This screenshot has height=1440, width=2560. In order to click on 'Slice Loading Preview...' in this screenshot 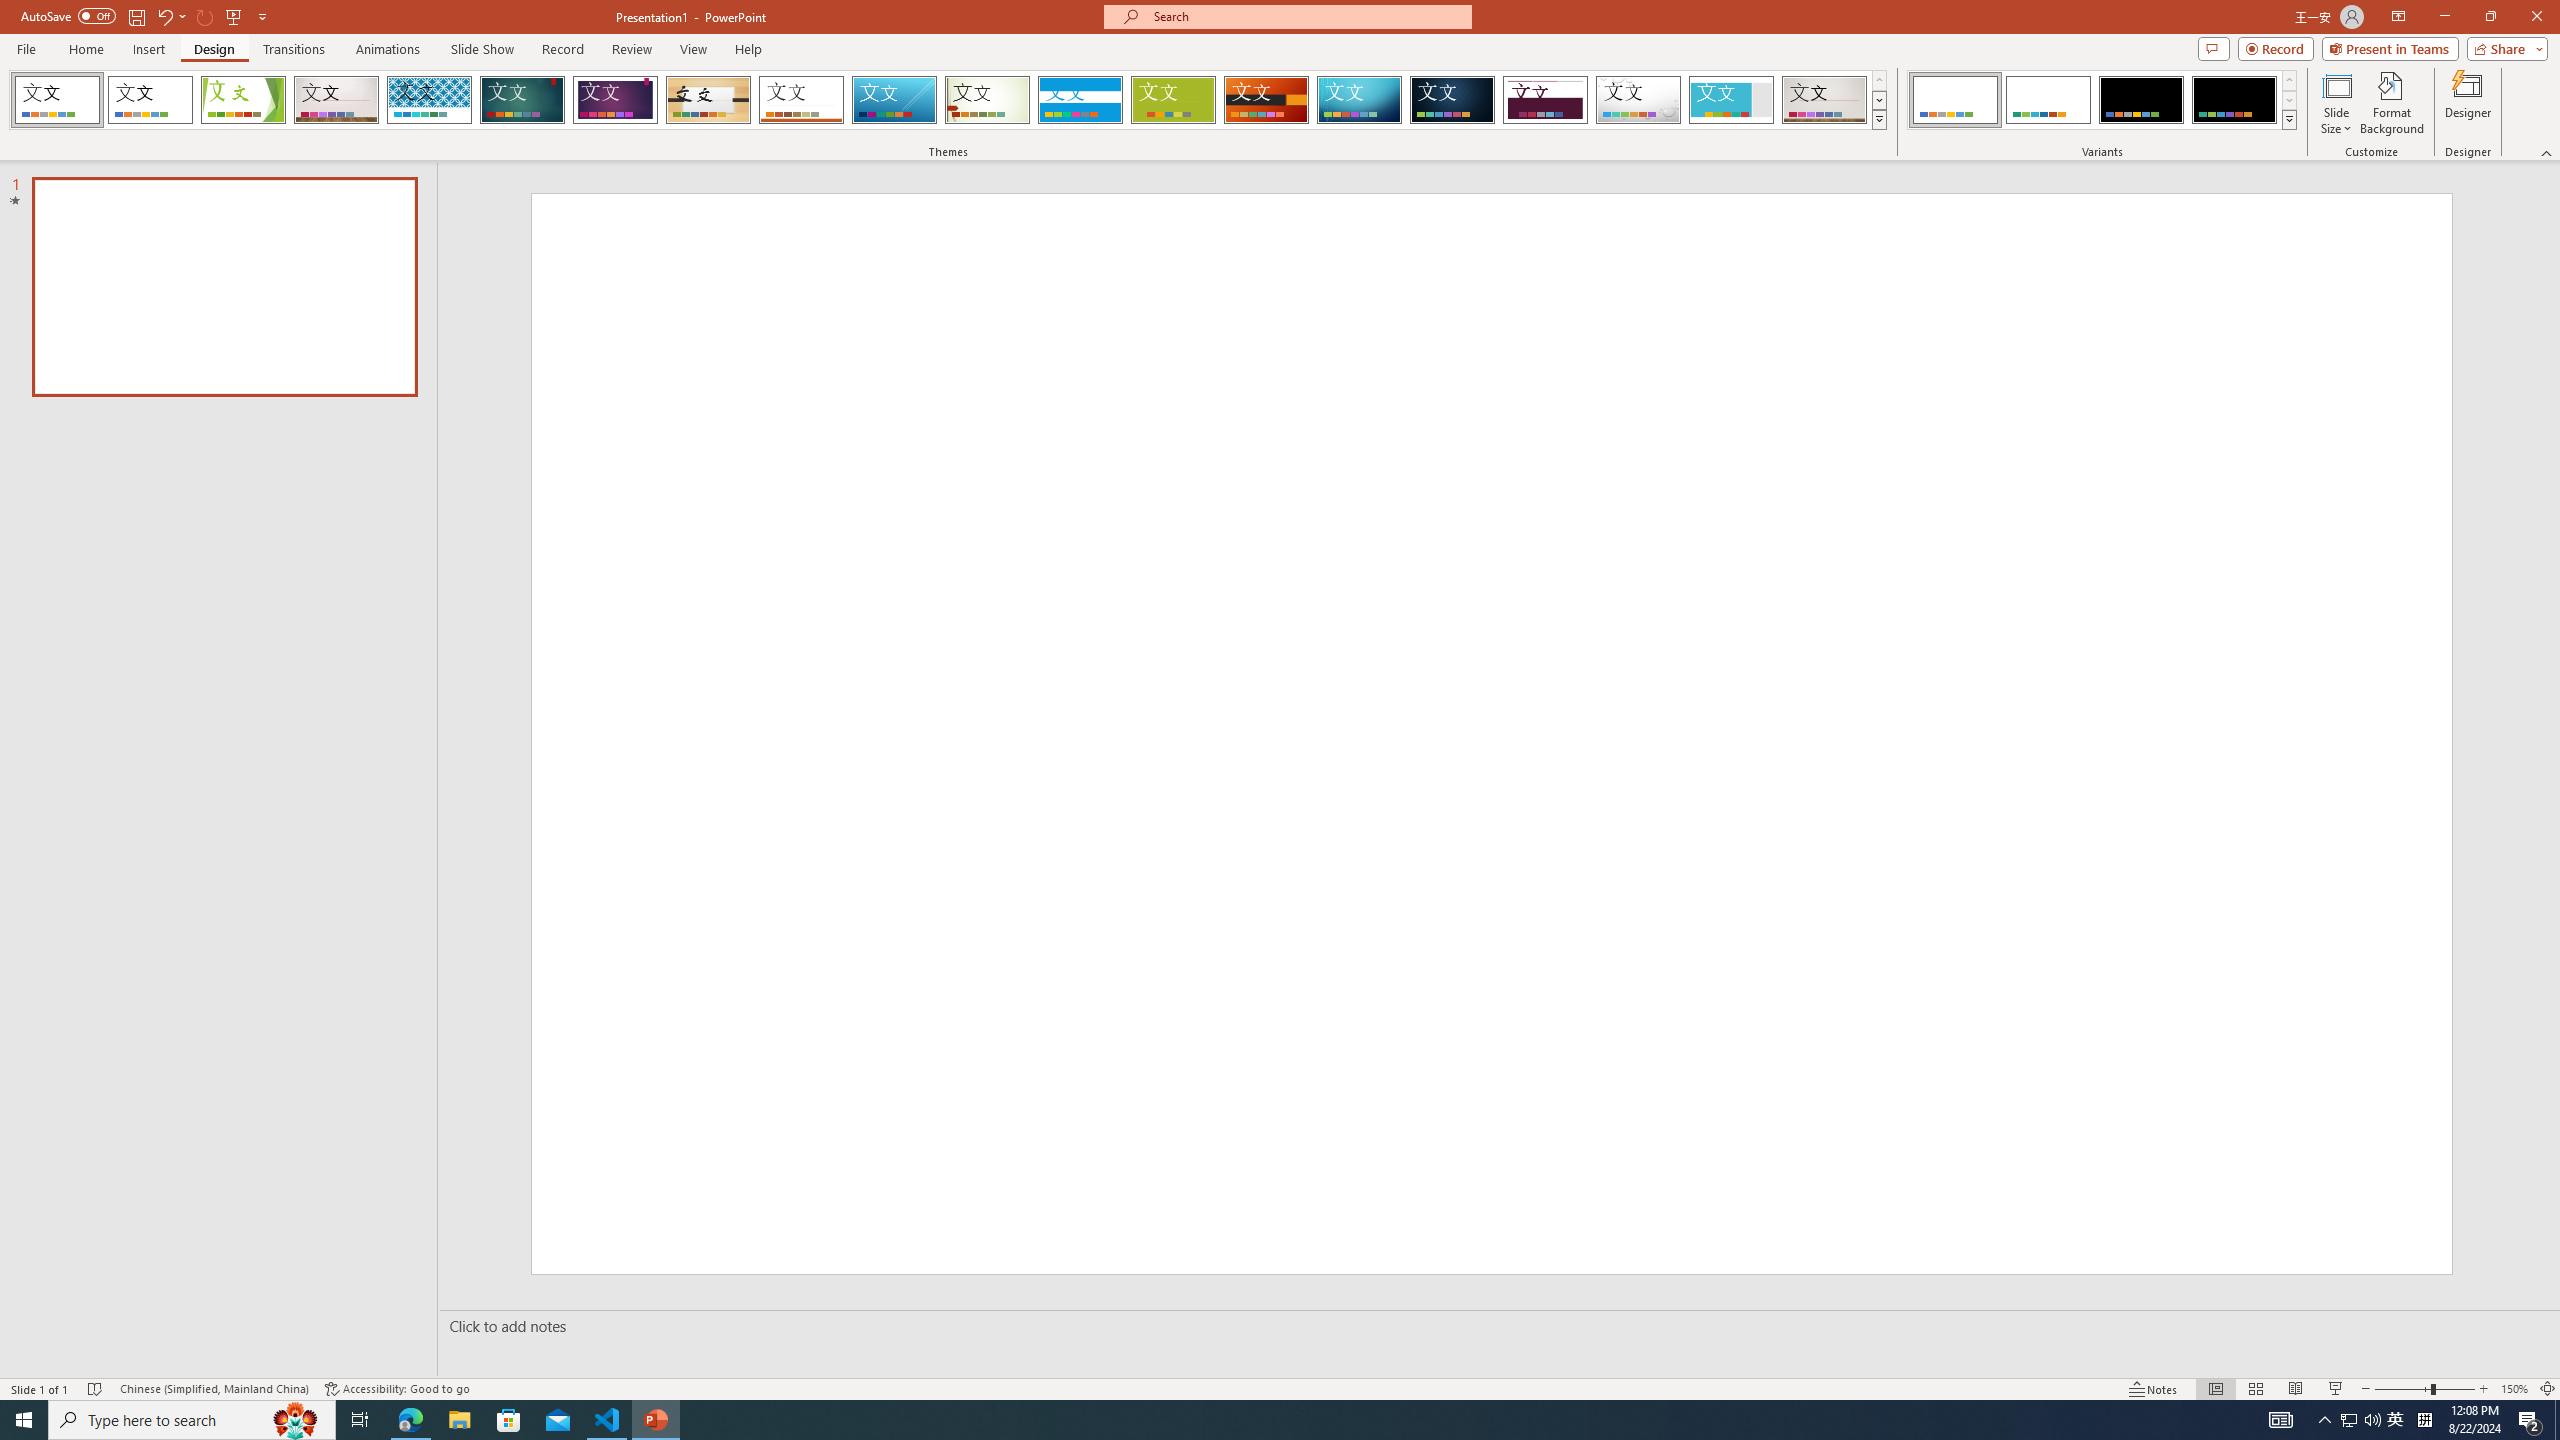, I will do `click(893, 99)`.